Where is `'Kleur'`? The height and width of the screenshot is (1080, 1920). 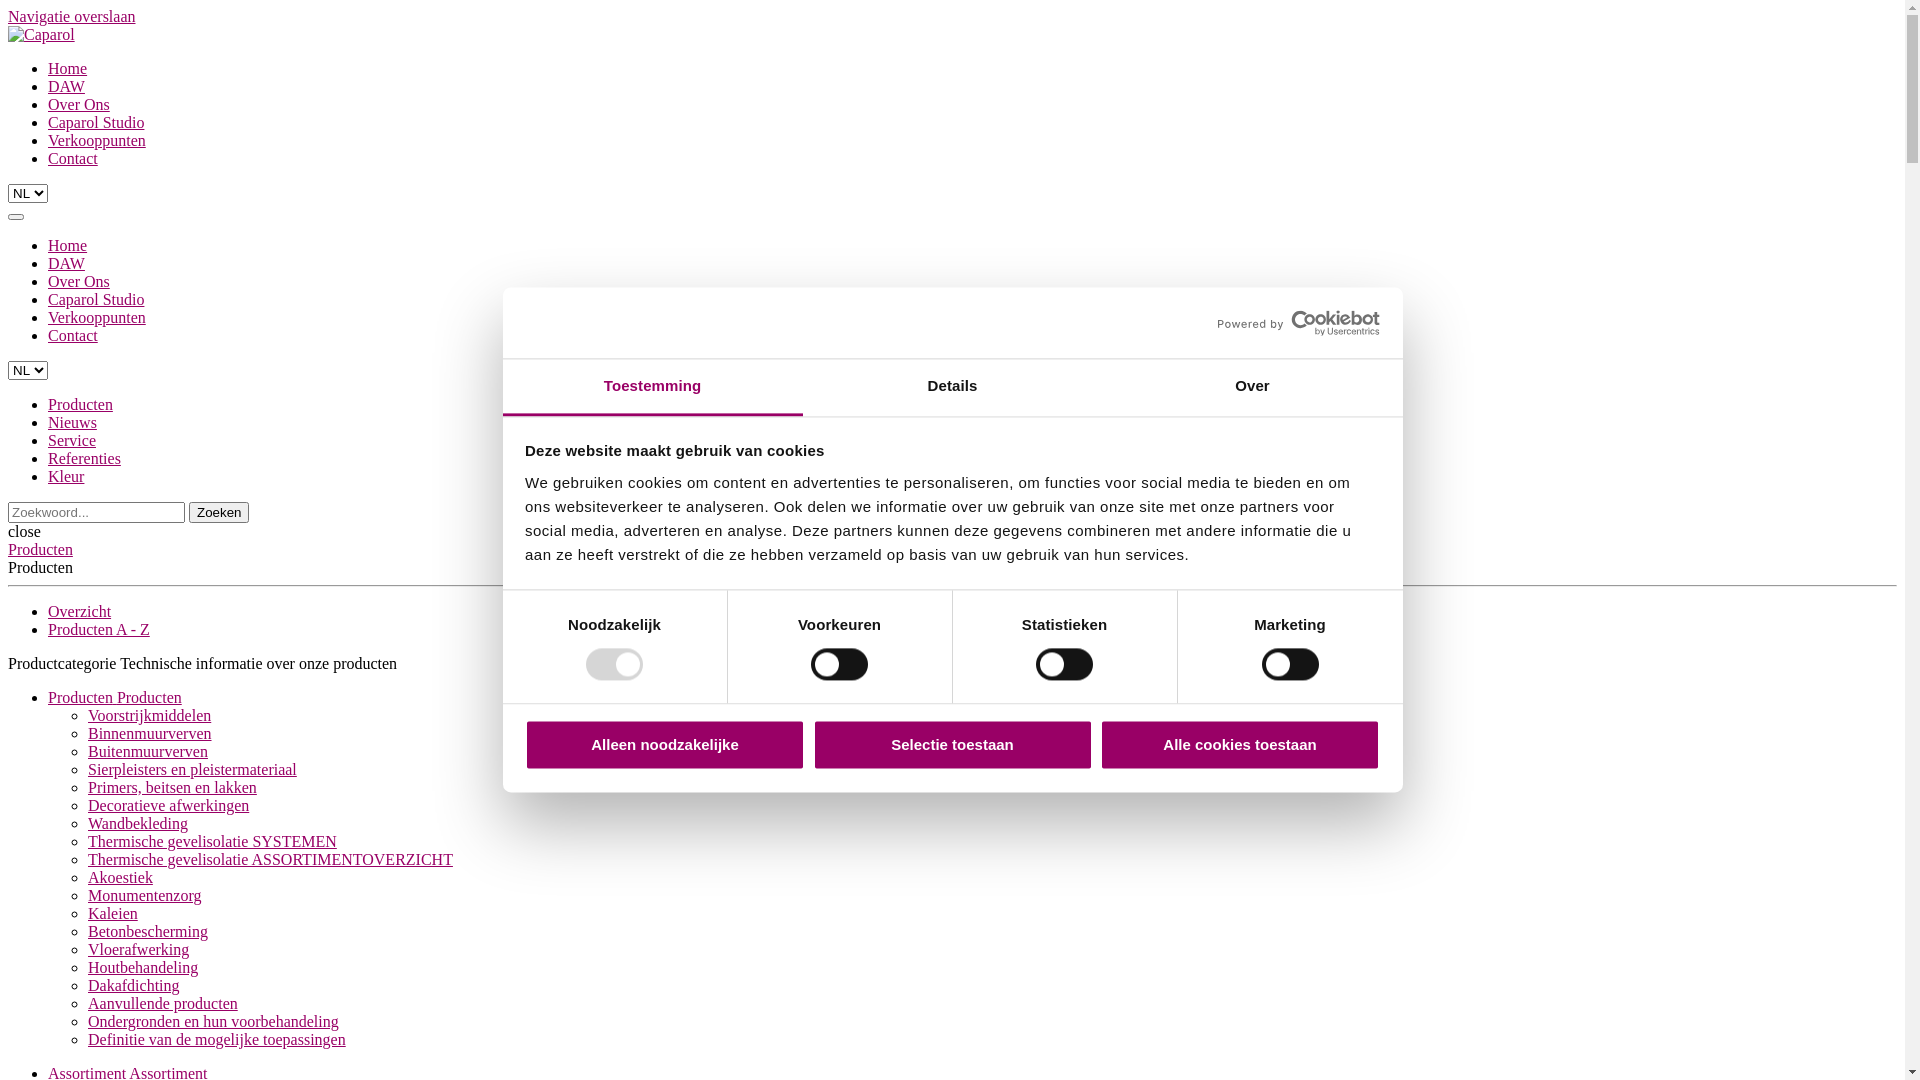
'Kleur' is located at coordinates (66, 476).